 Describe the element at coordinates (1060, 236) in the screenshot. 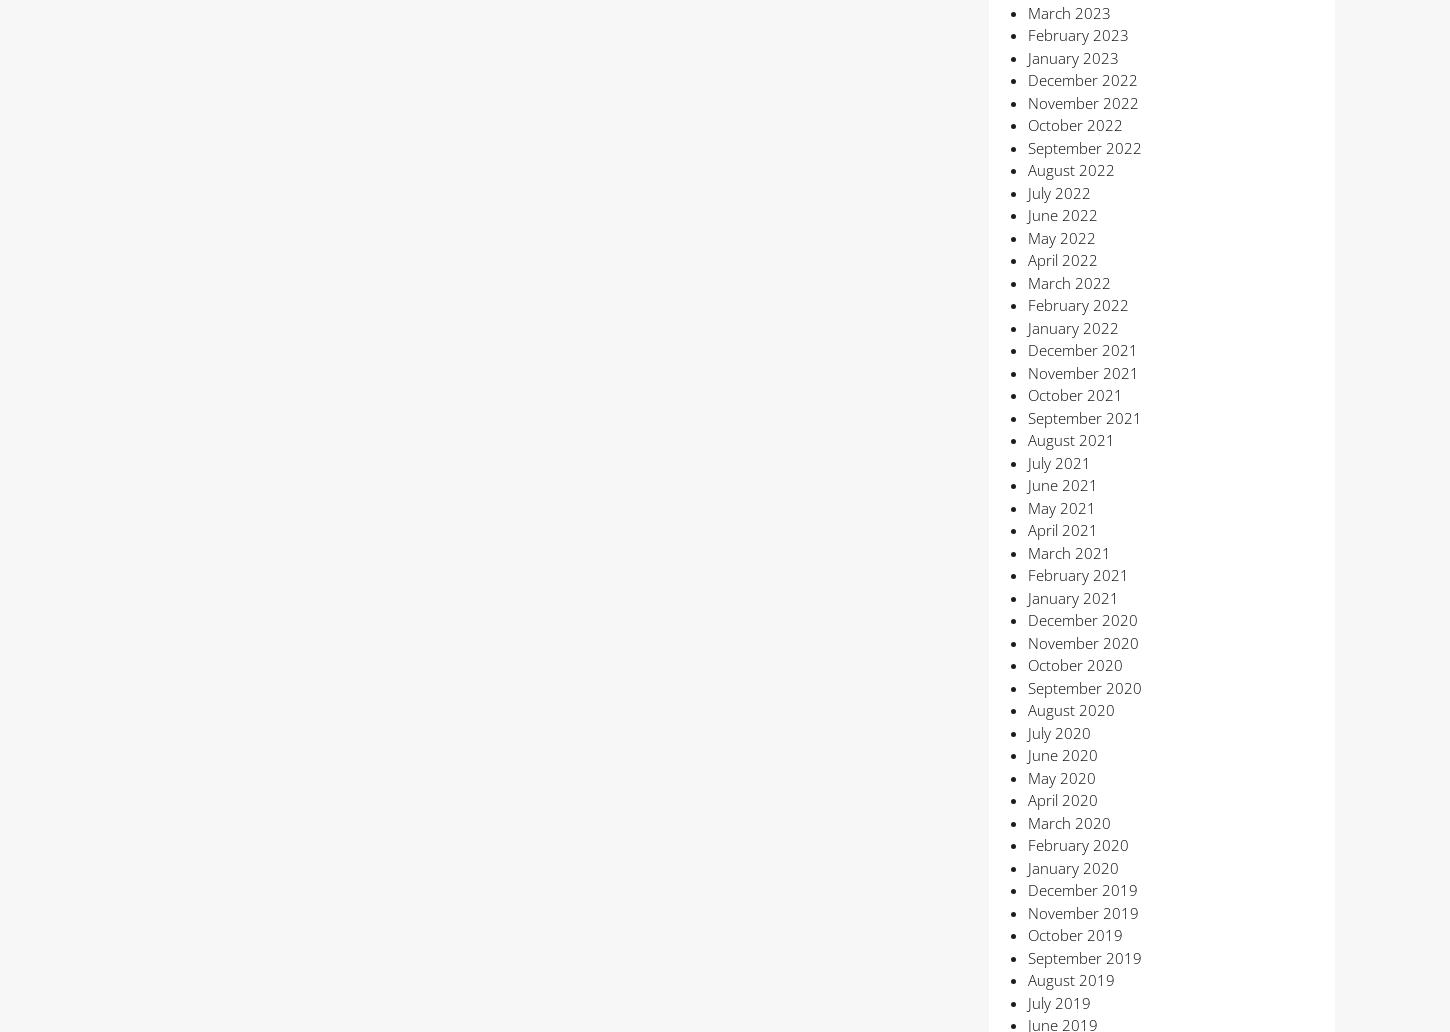

I see `'May 2022'` at that location.